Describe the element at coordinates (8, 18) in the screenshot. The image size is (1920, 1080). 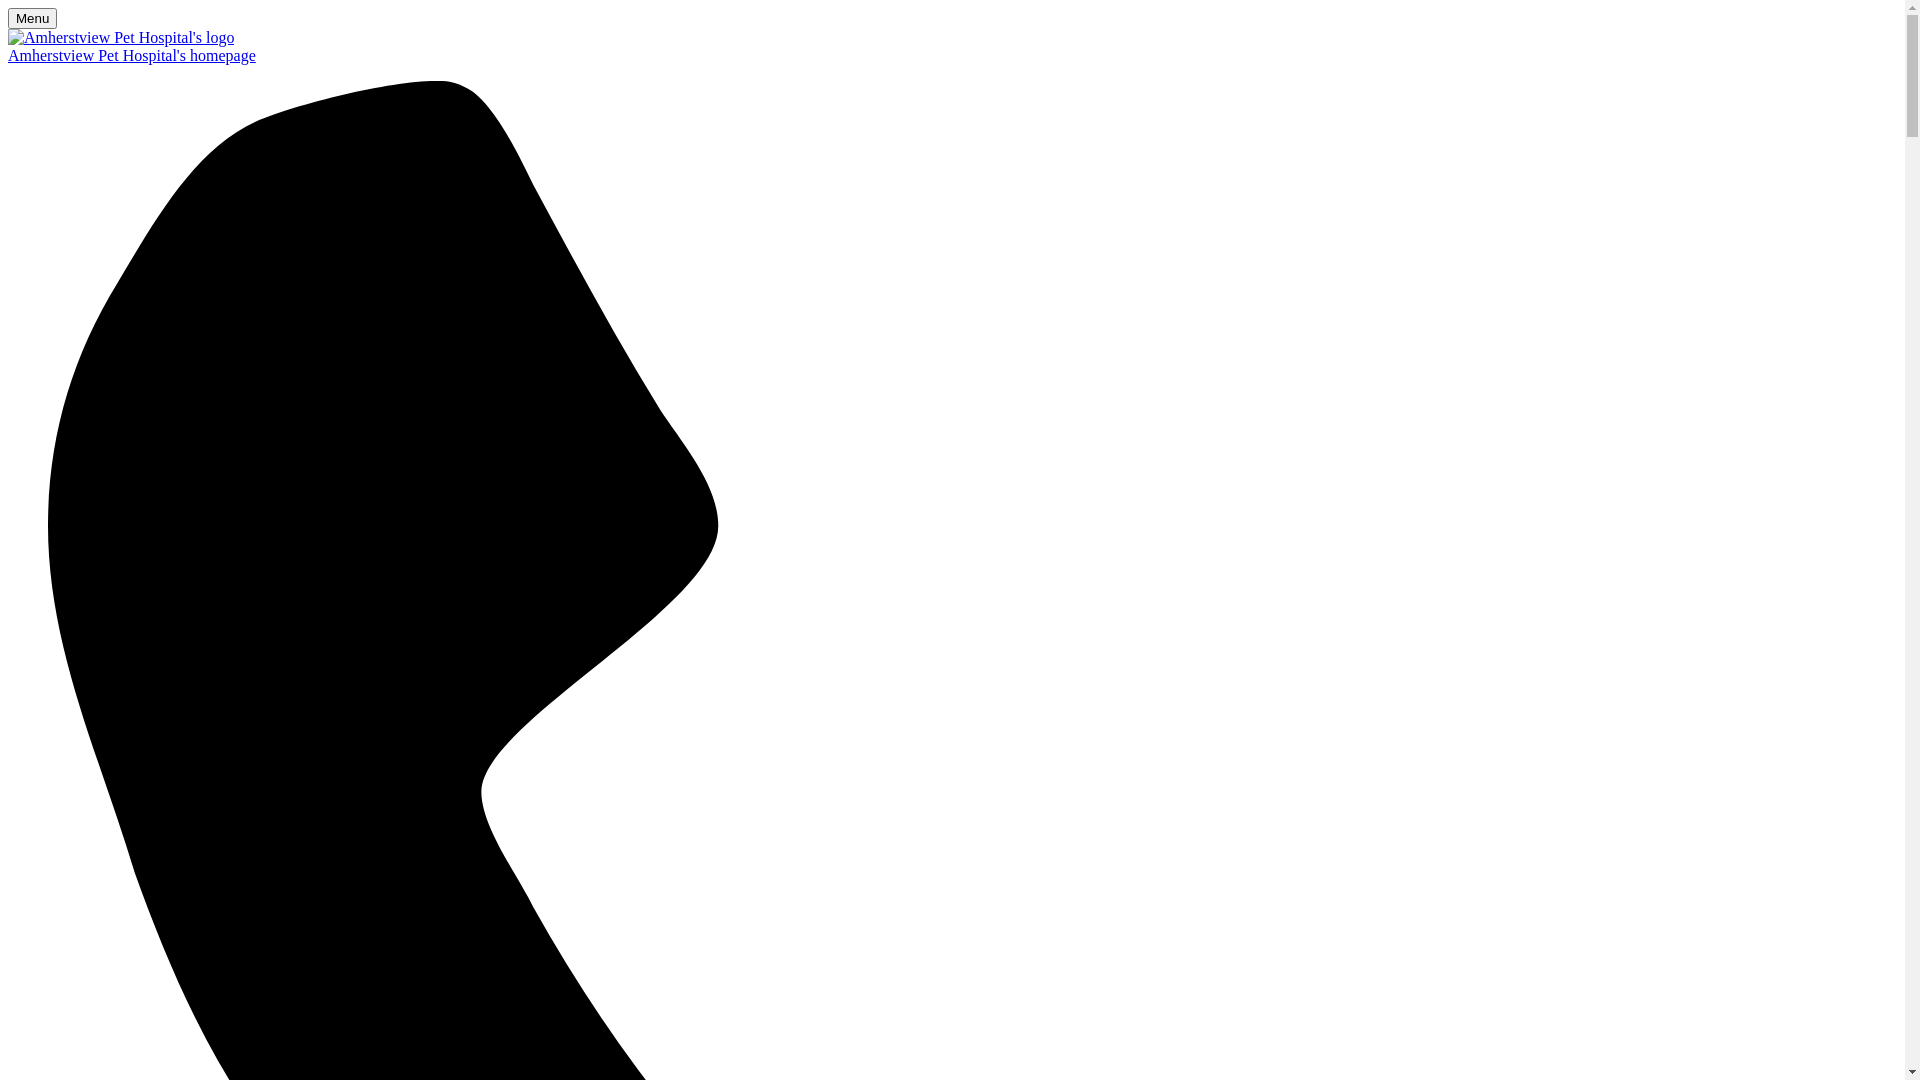
I see `'Menu'` at that location.